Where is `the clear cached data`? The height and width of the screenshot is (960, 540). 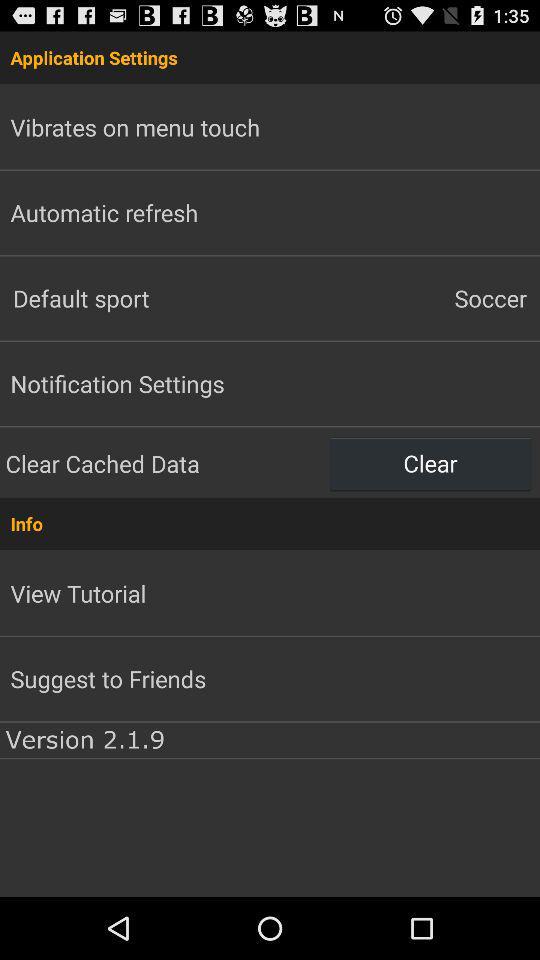 the clear cached data is located at coordinates (164, 463).